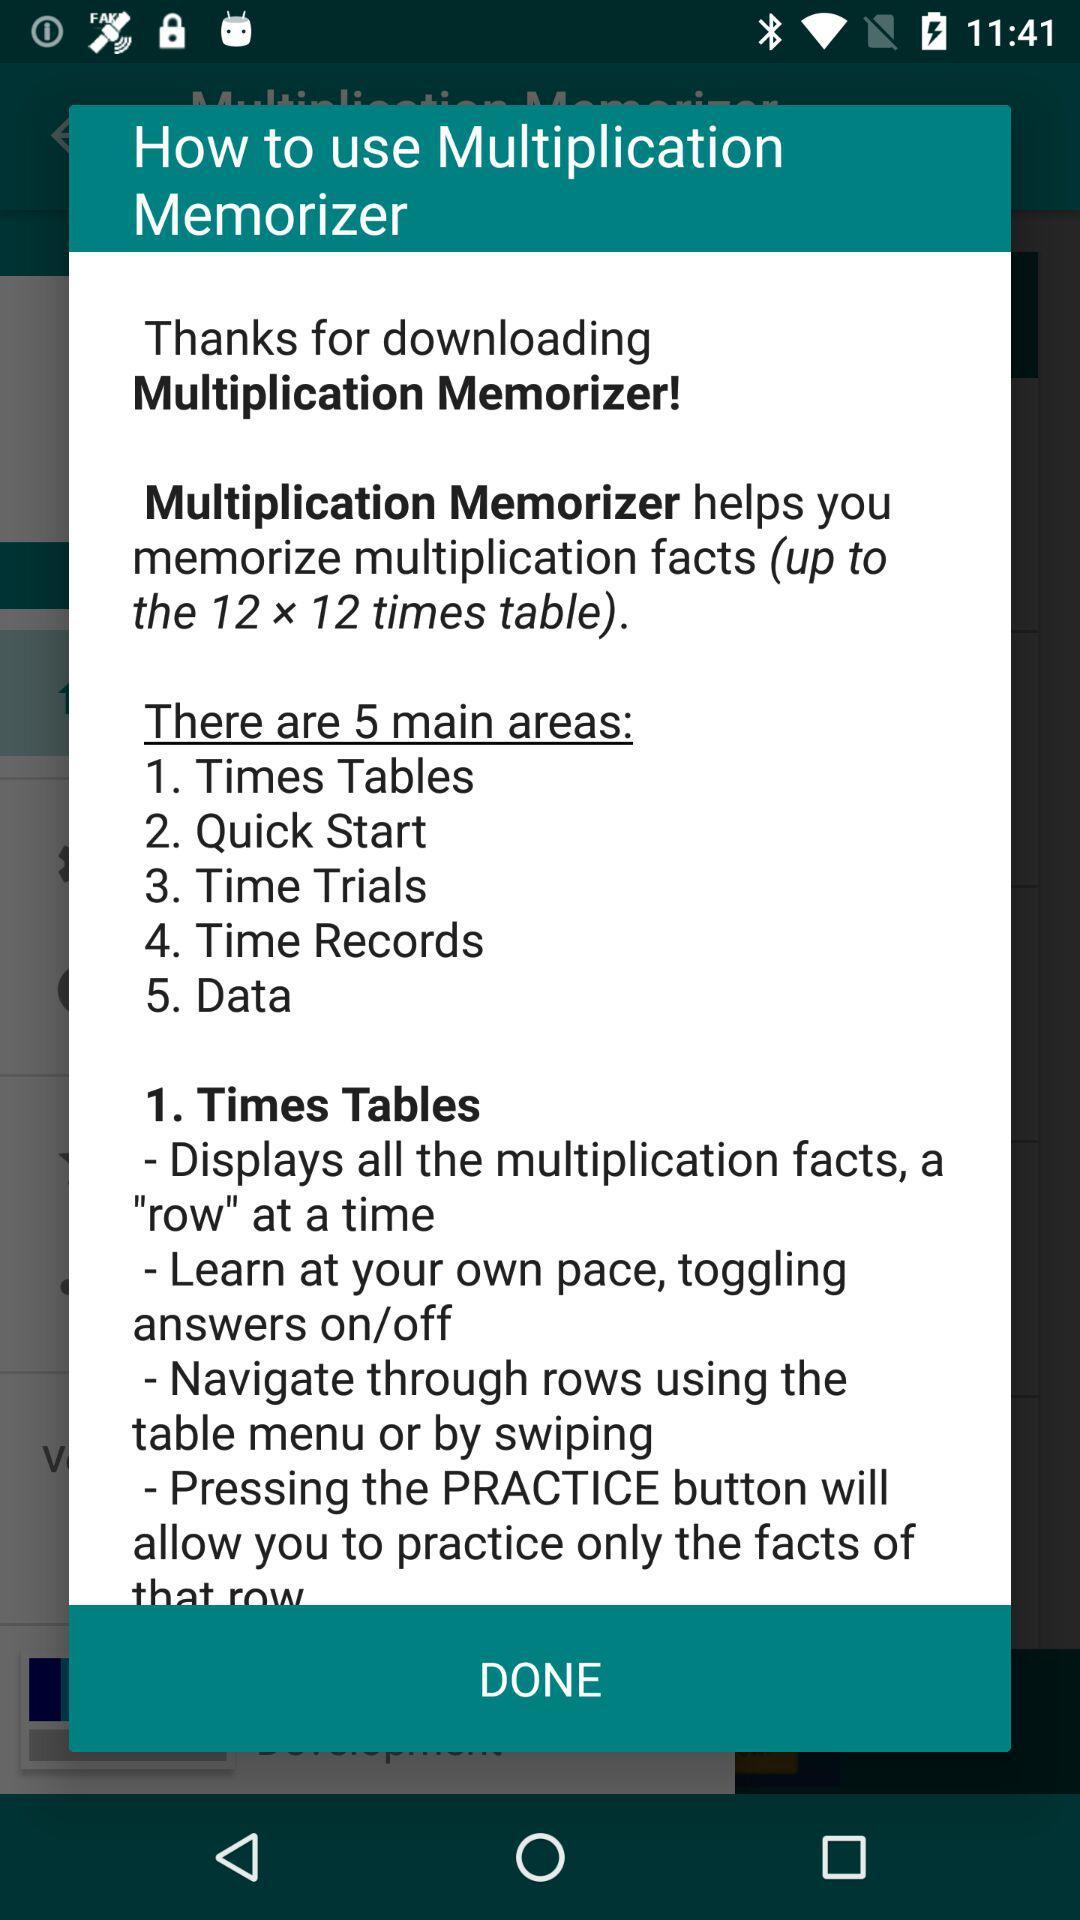 This screenshot has height=1920, width=1080. What do you see at coordinates (540, 1678) in the screenshot?
I see `the icon below thanks for downloading` at bounding box center [540, 1678].